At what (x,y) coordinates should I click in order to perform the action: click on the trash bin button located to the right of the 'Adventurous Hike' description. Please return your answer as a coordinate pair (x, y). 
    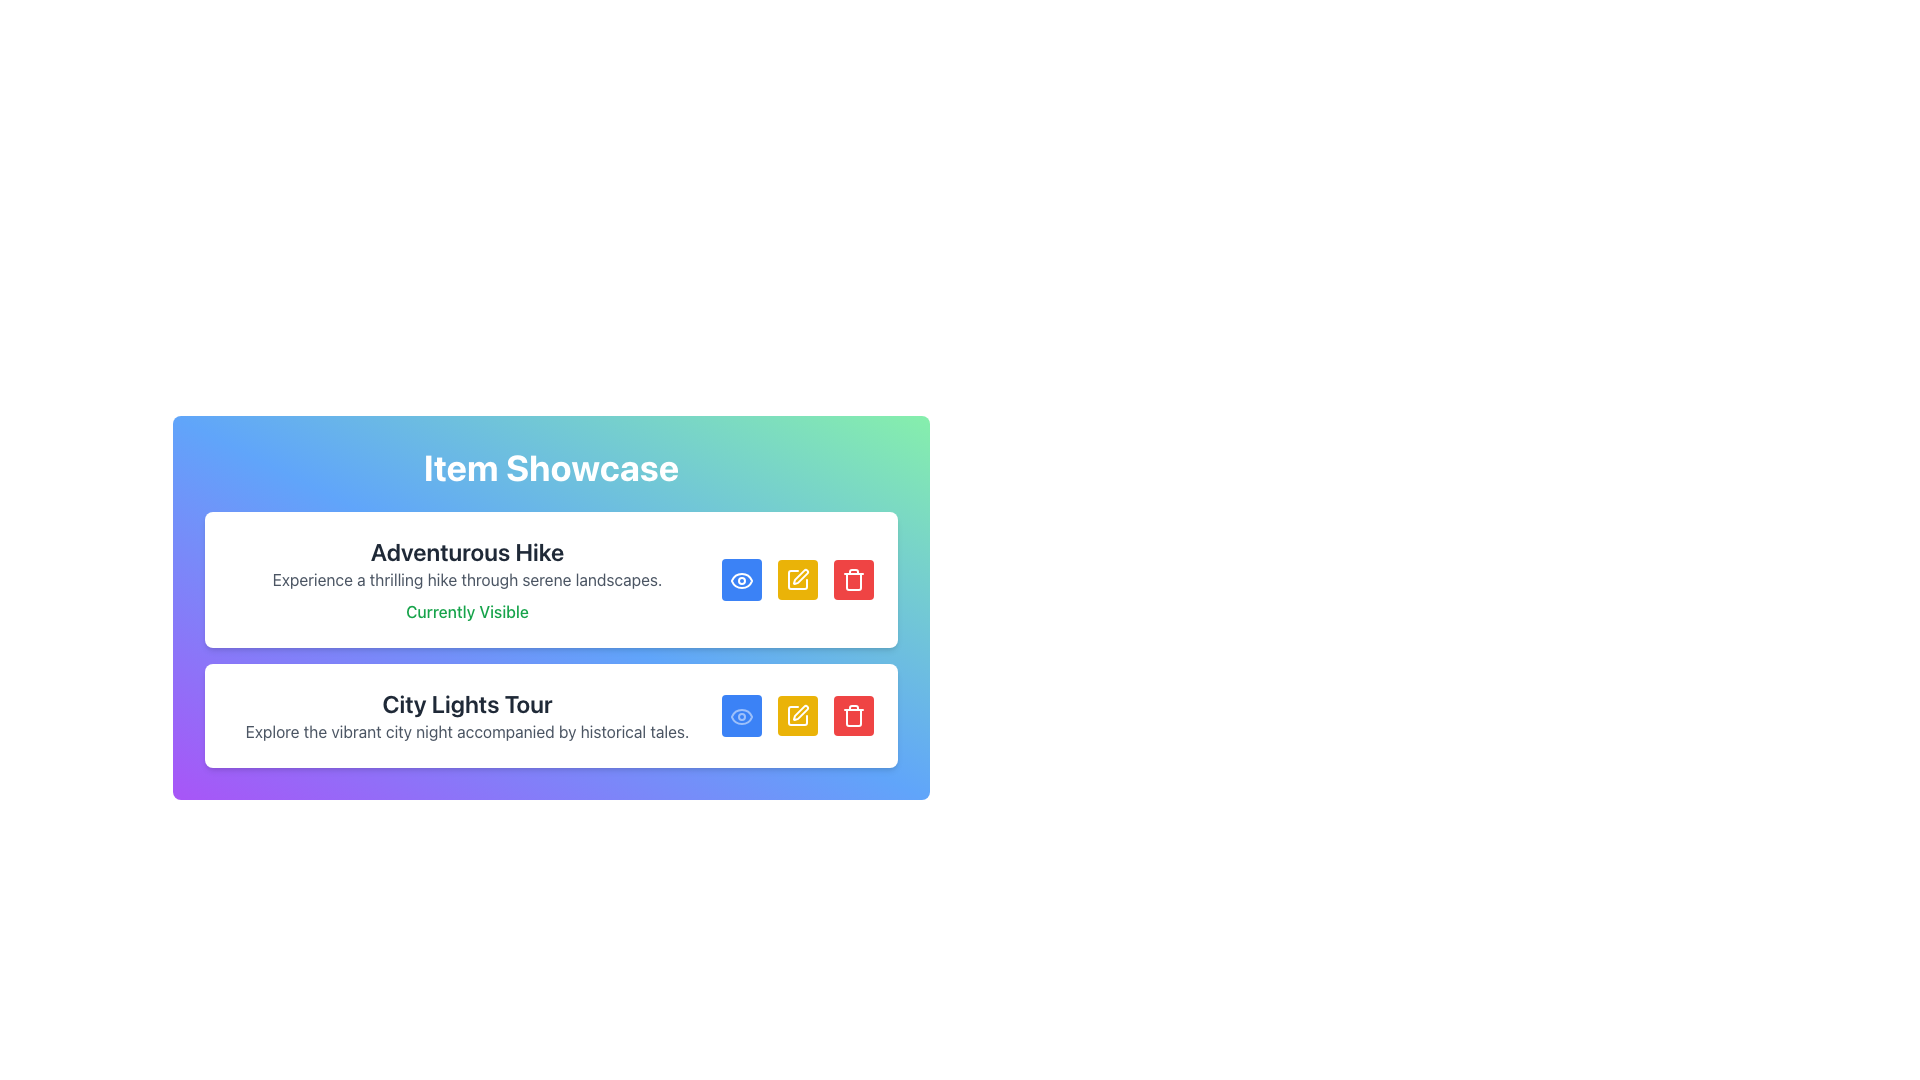
    Looking at the image, I should click on (854, 579).